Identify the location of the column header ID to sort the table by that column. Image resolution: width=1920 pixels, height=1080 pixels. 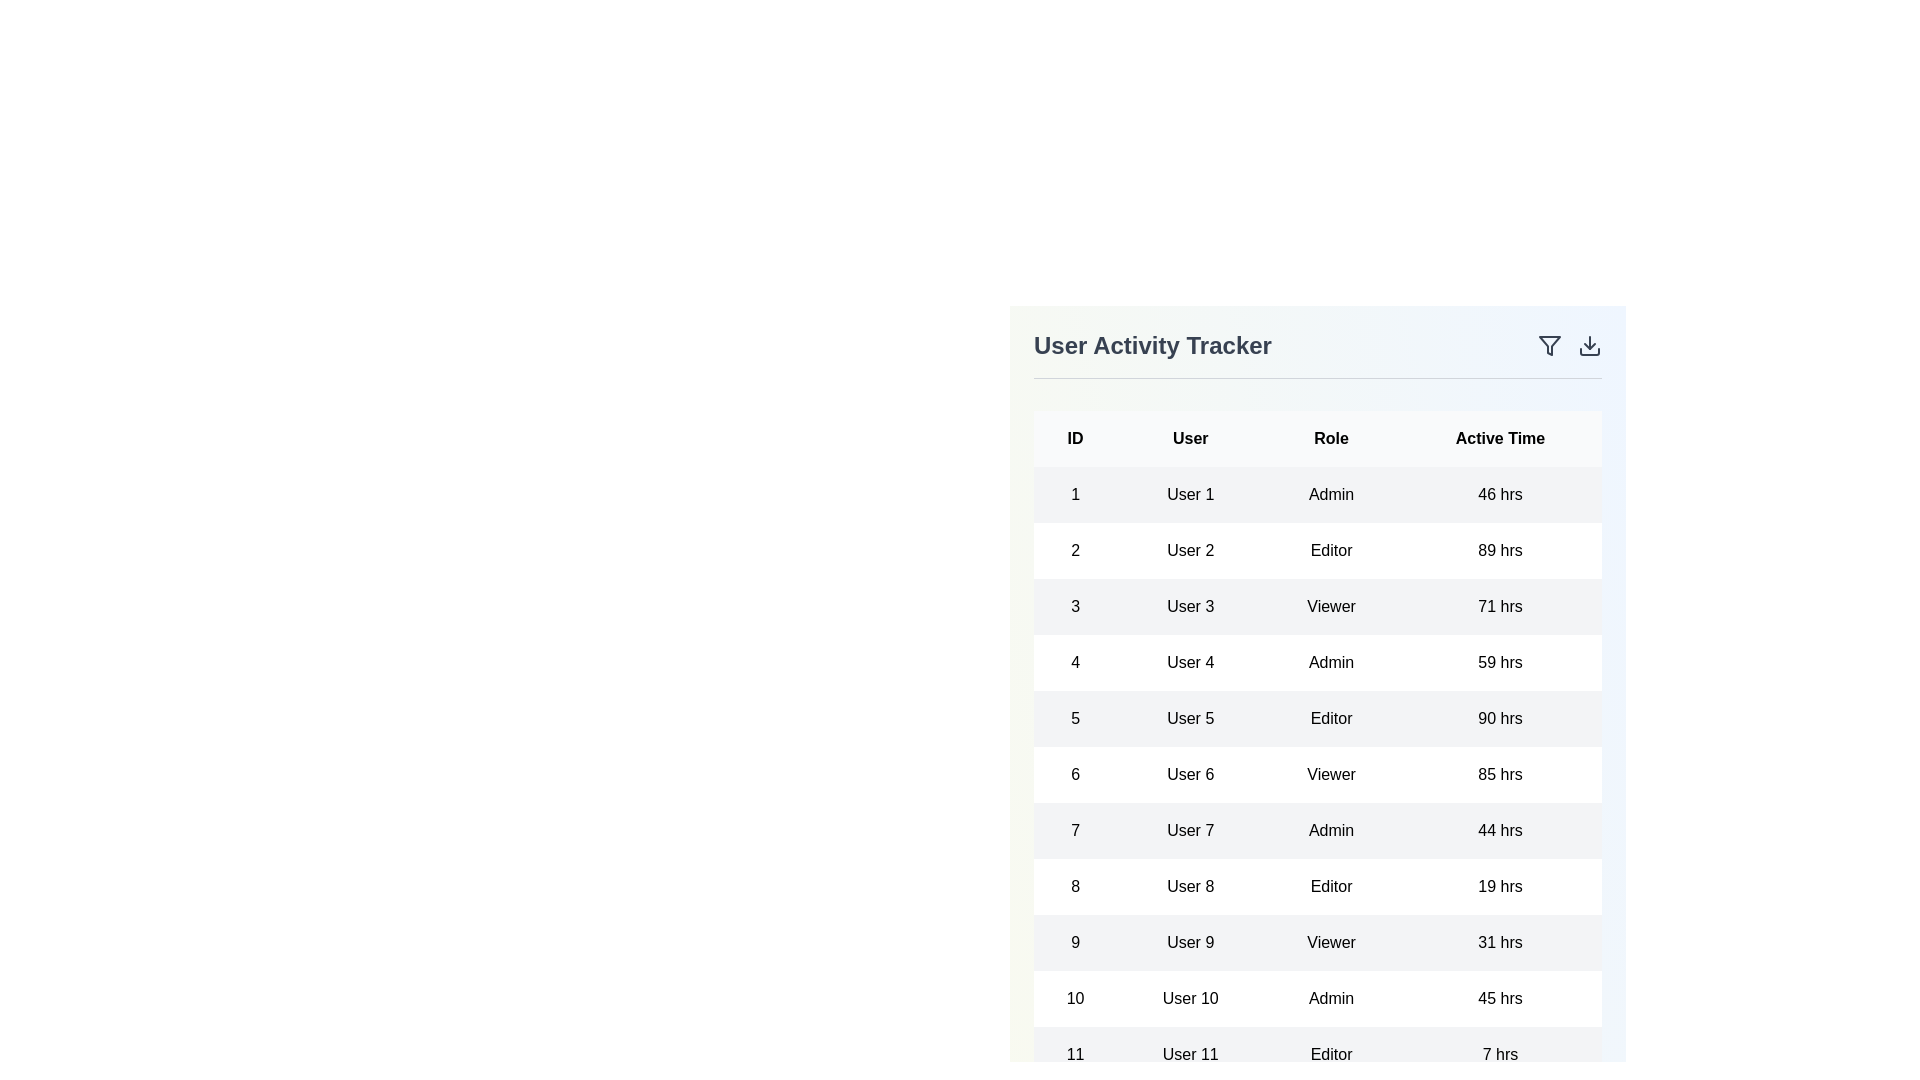
(1074, 438).